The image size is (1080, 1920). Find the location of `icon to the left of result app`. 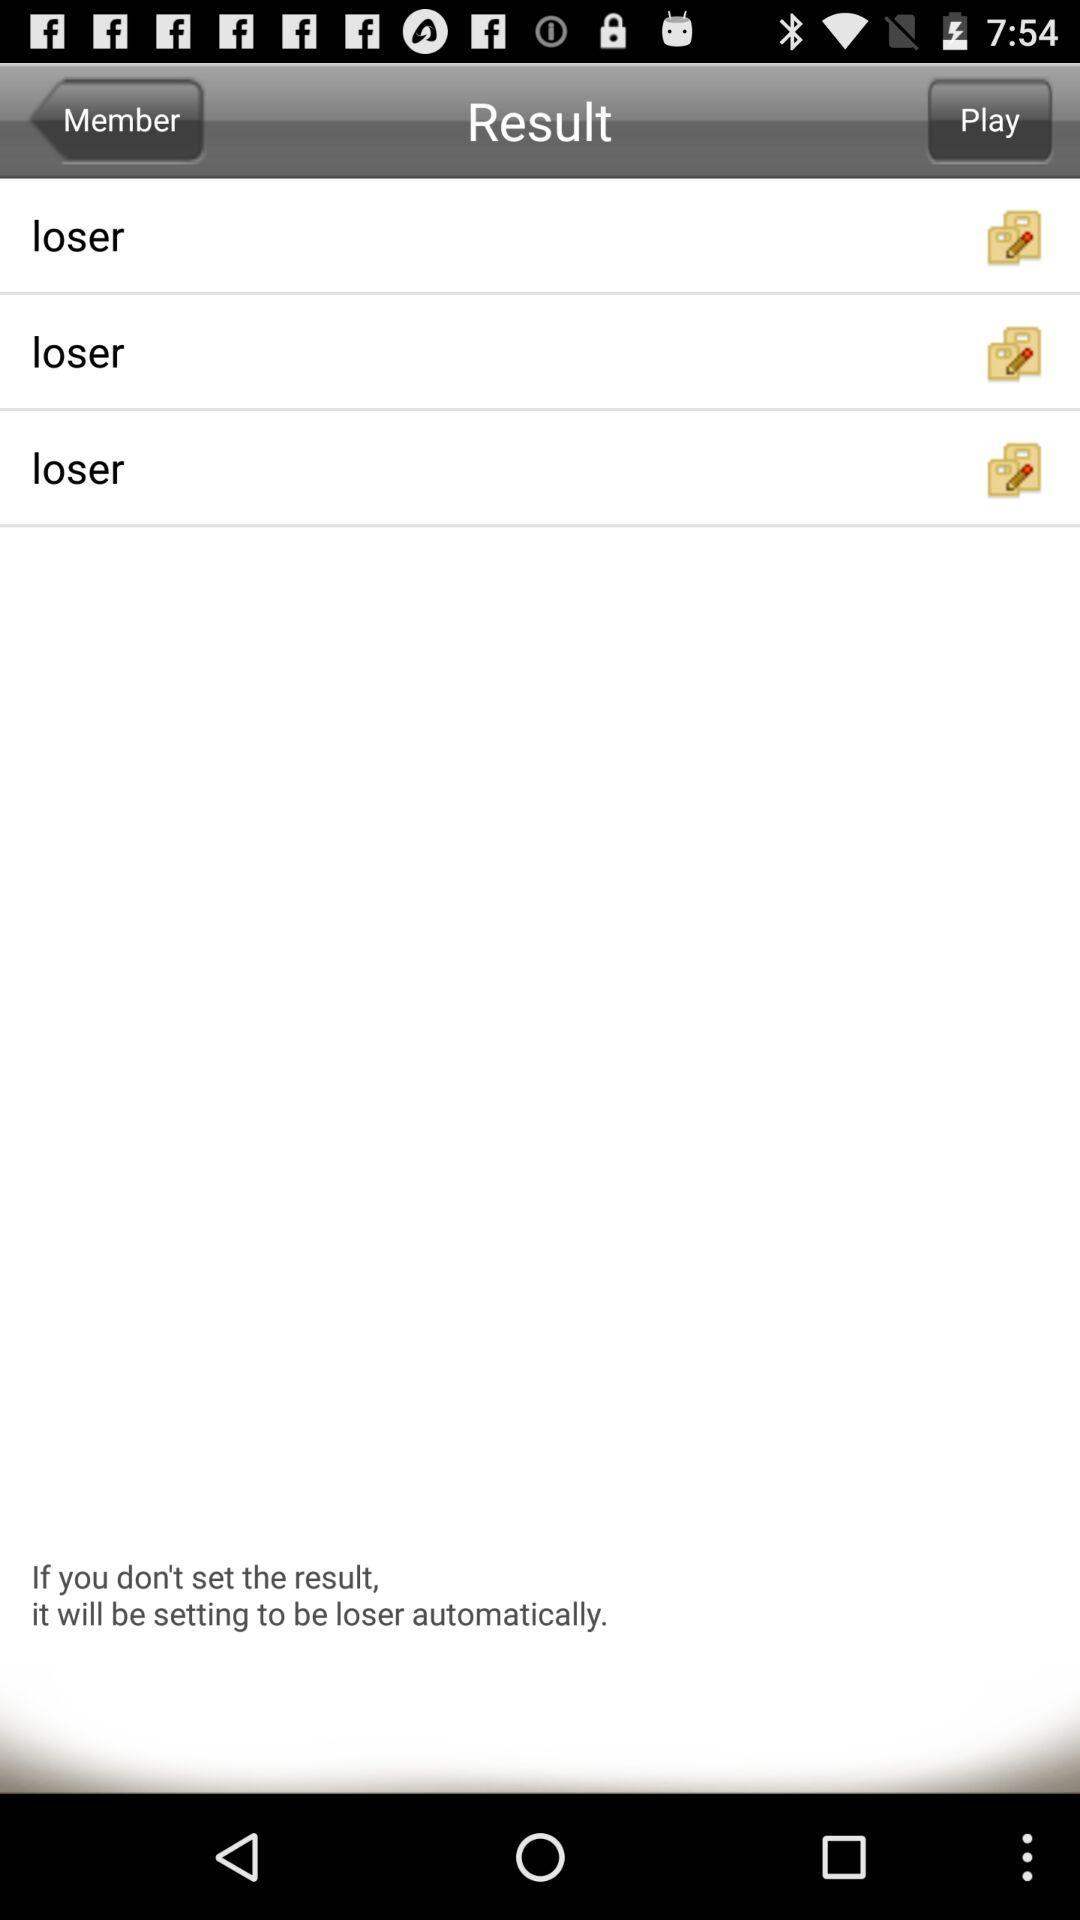

icon to the left of result app is located at coordinates (116, 119).